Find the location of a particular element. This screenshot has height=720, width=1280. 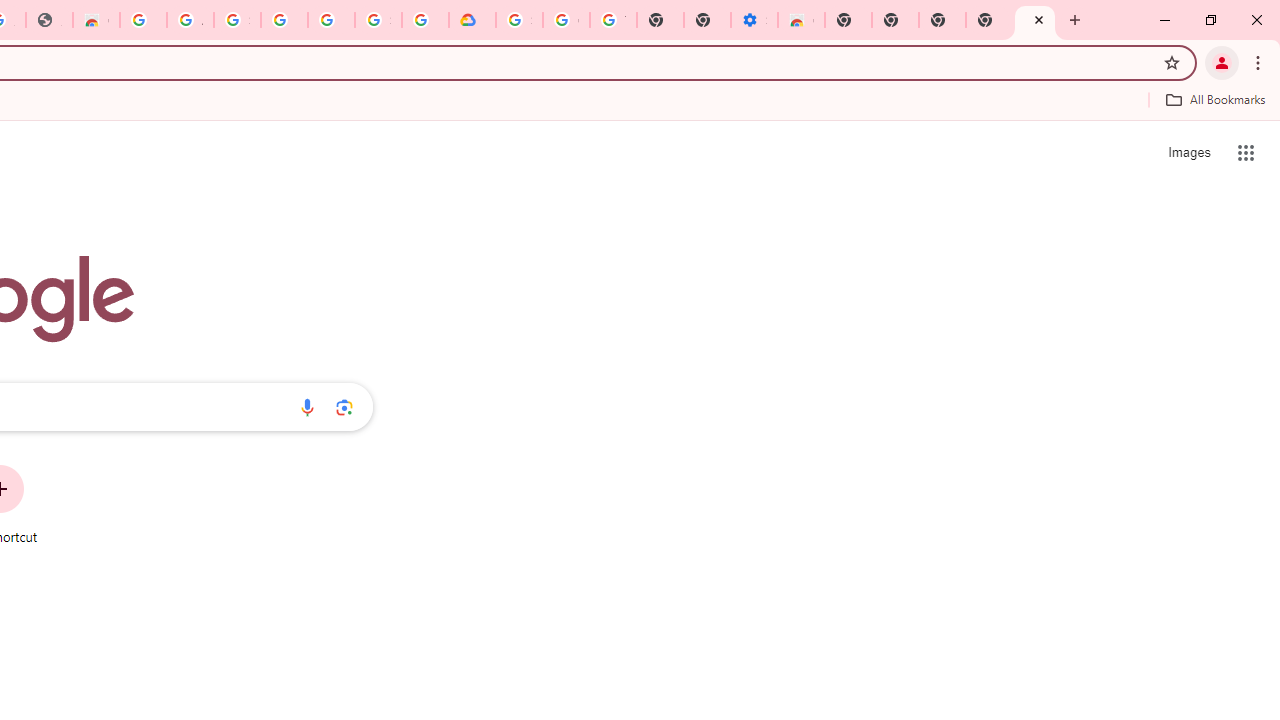

'New Tab' is located at coordinates (989, 20).